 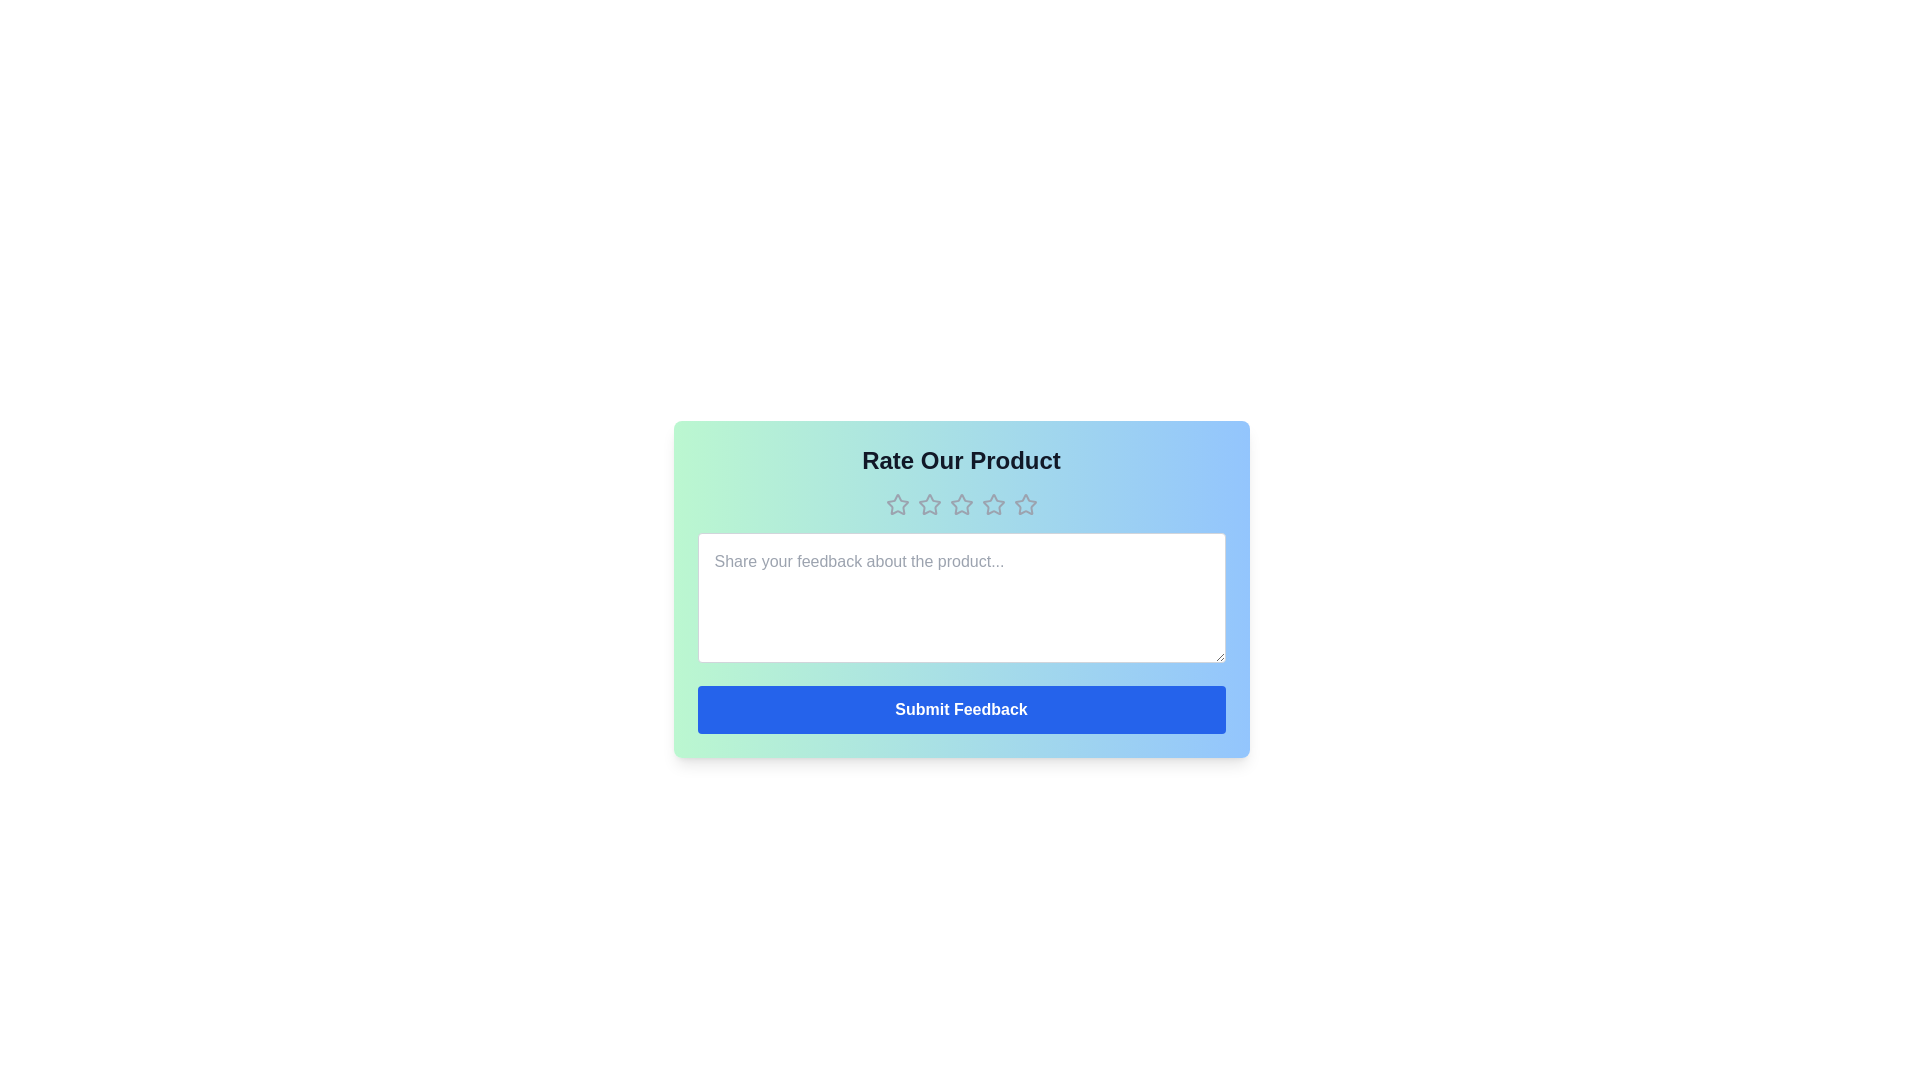 What do you see at coordinates (961, 596) in the screenshot?
I see `the center of the text area to focus it` at bounding box center [961, 596].